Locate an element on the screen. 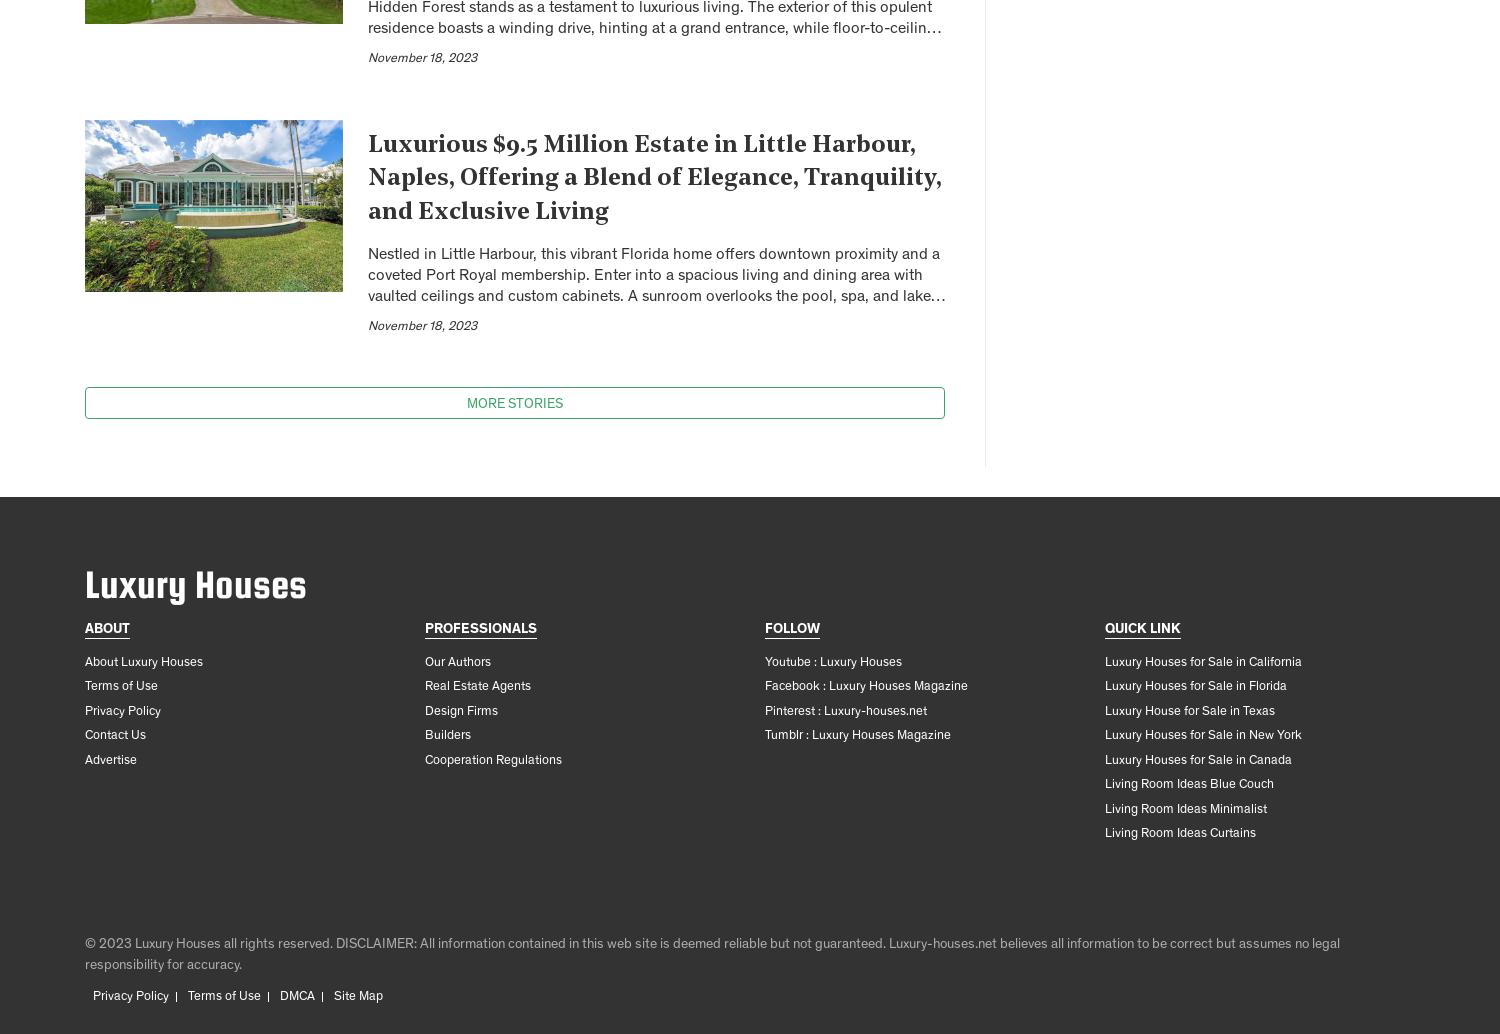  'Advertise' is located at coordinates (84, 760).